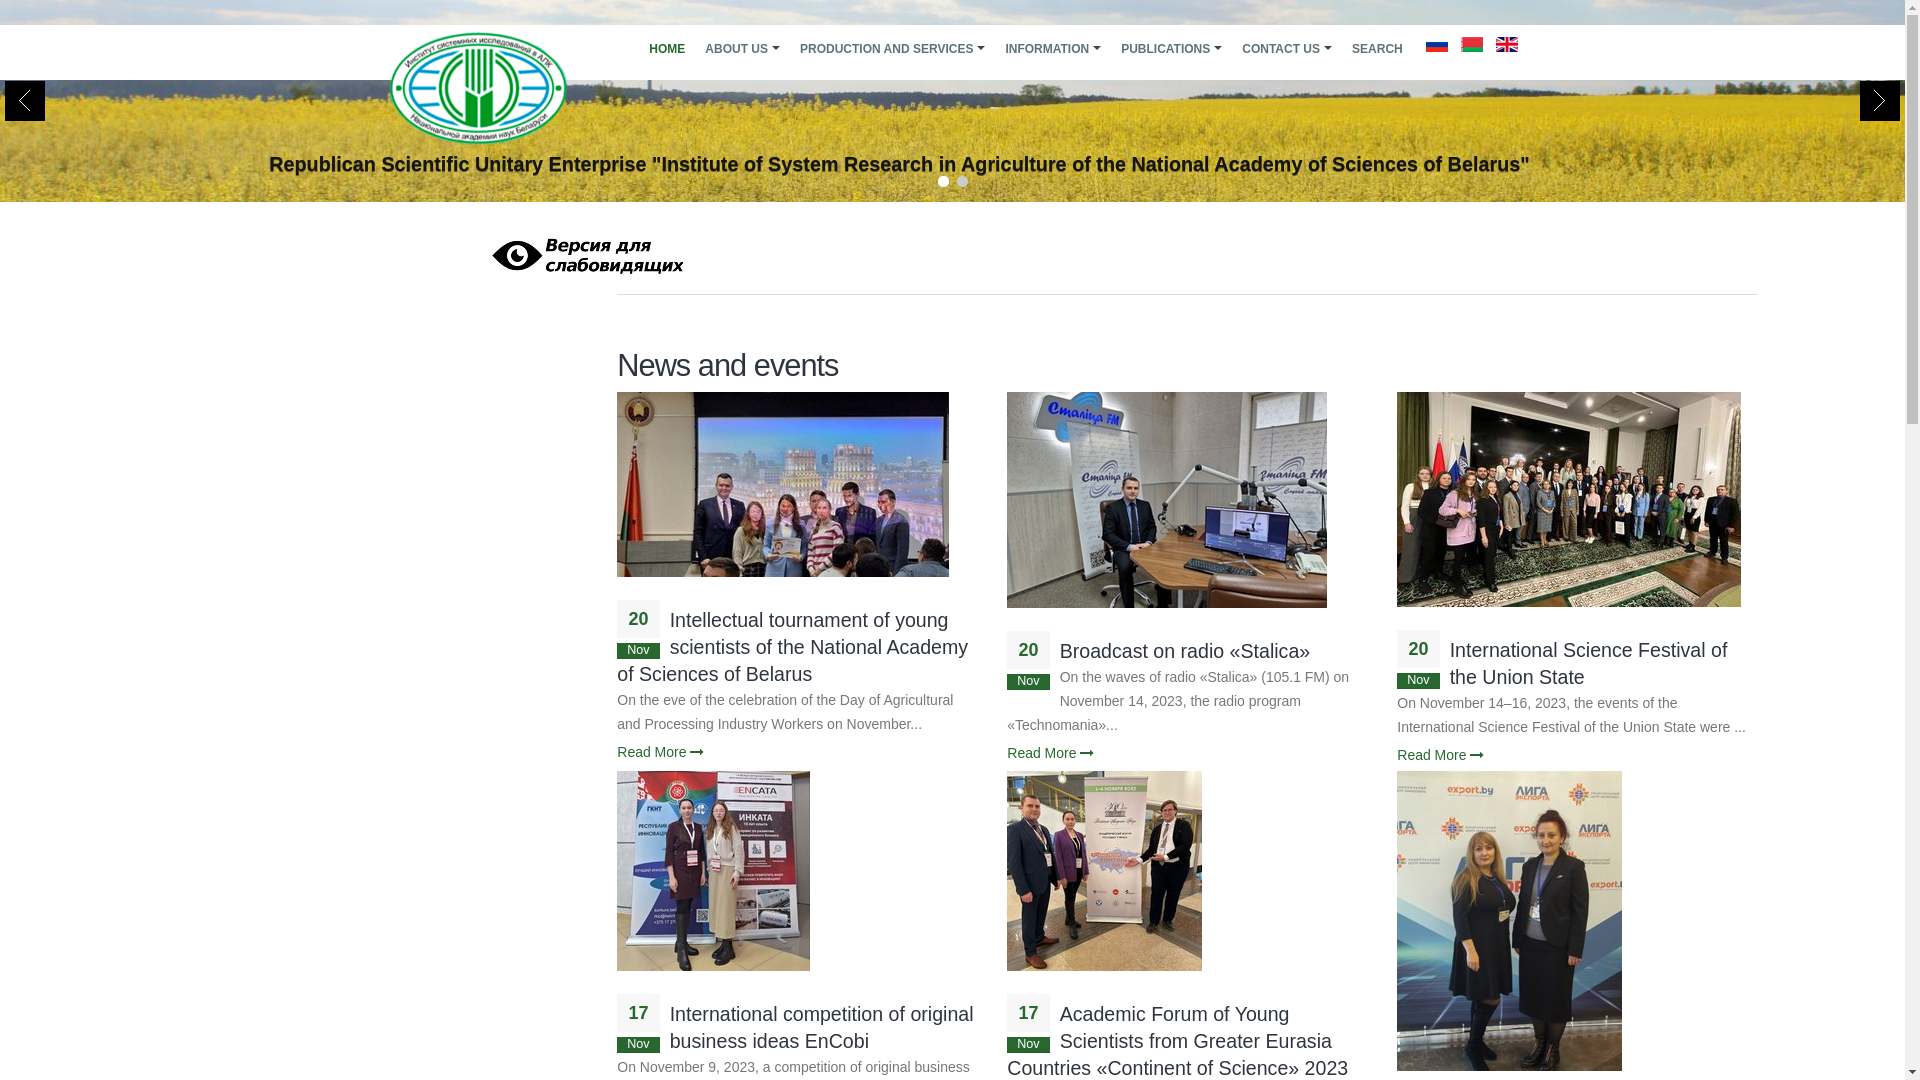 The image size is (1920, 1080). What do you see at coordinates (1376, 48) in the screenshot?
I see `'SEARCH'` at bounding box center [1376, 48].